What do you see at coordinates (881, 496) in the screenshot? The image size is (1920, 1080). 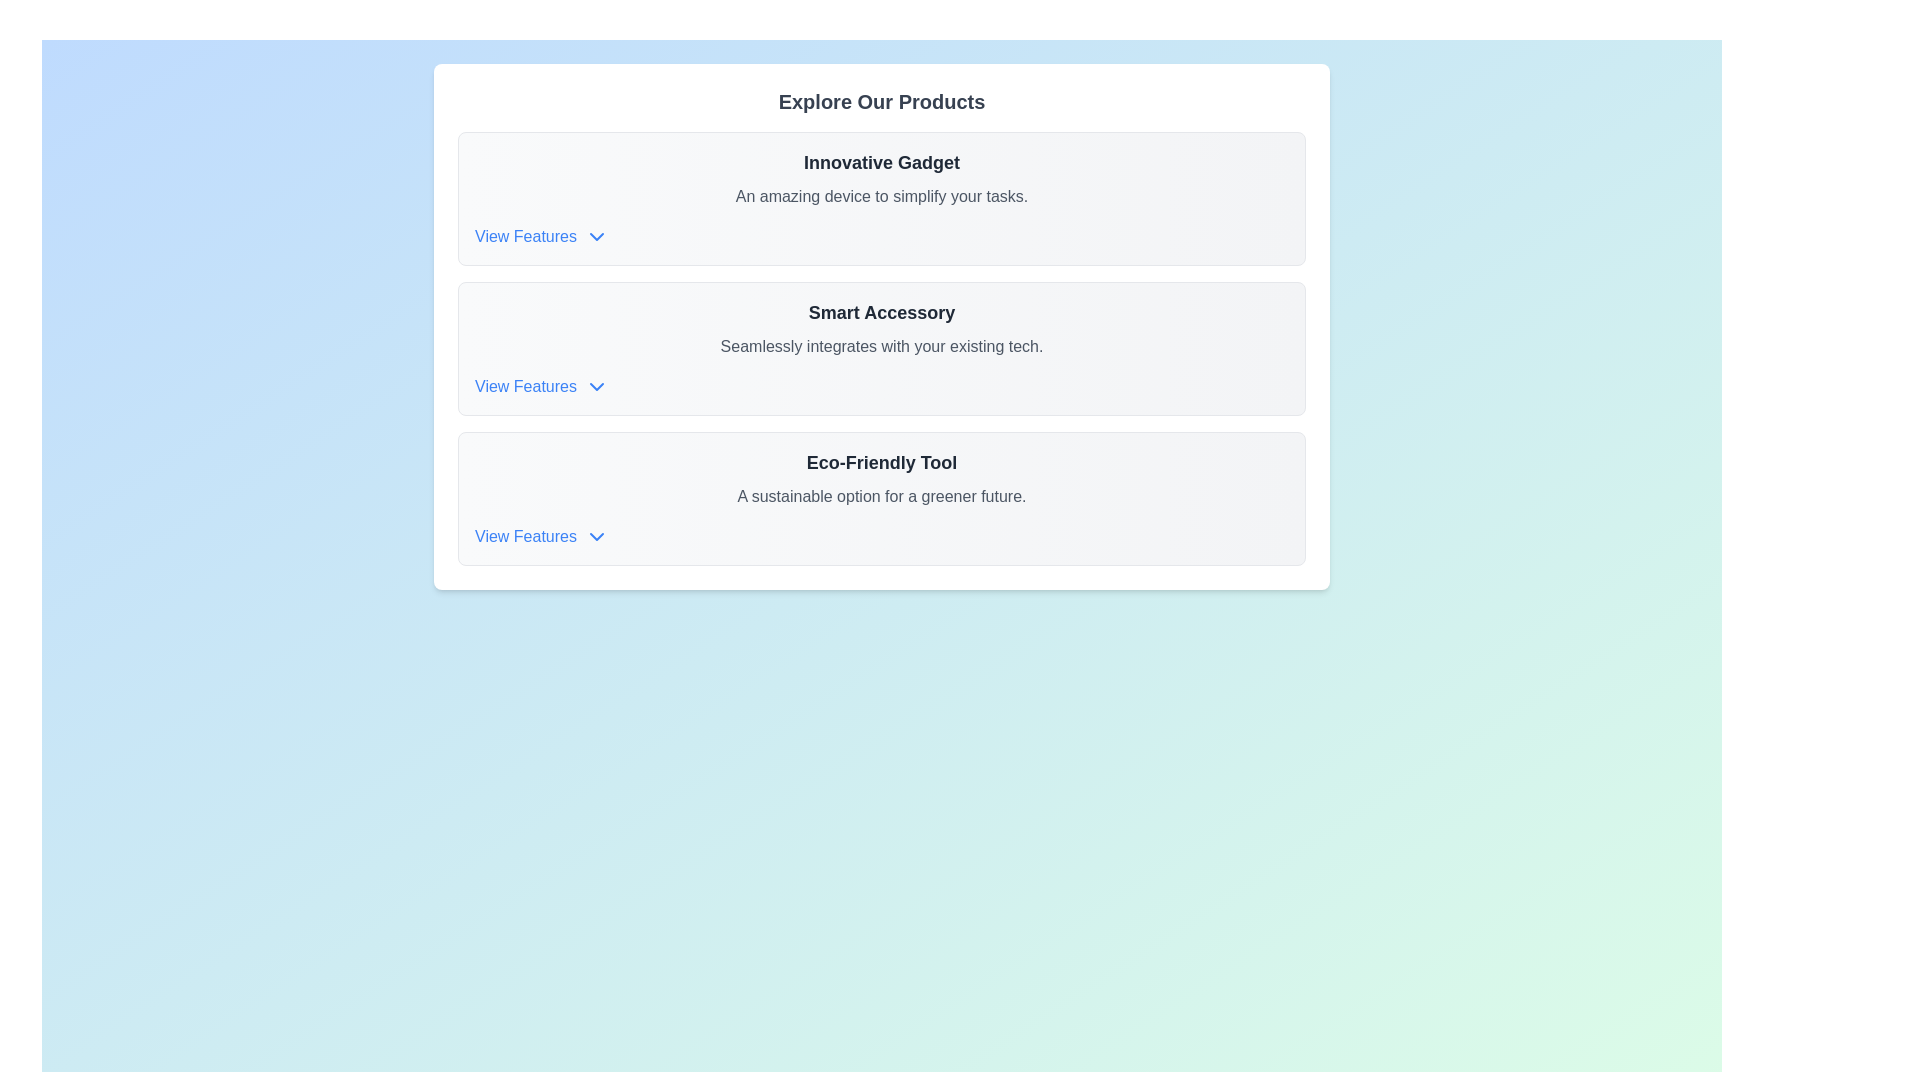 I see `the supporting descriptive text for the 'Eco-Friendly Tool' section, located directly beneath the header text` at bounding box center [881, 496].